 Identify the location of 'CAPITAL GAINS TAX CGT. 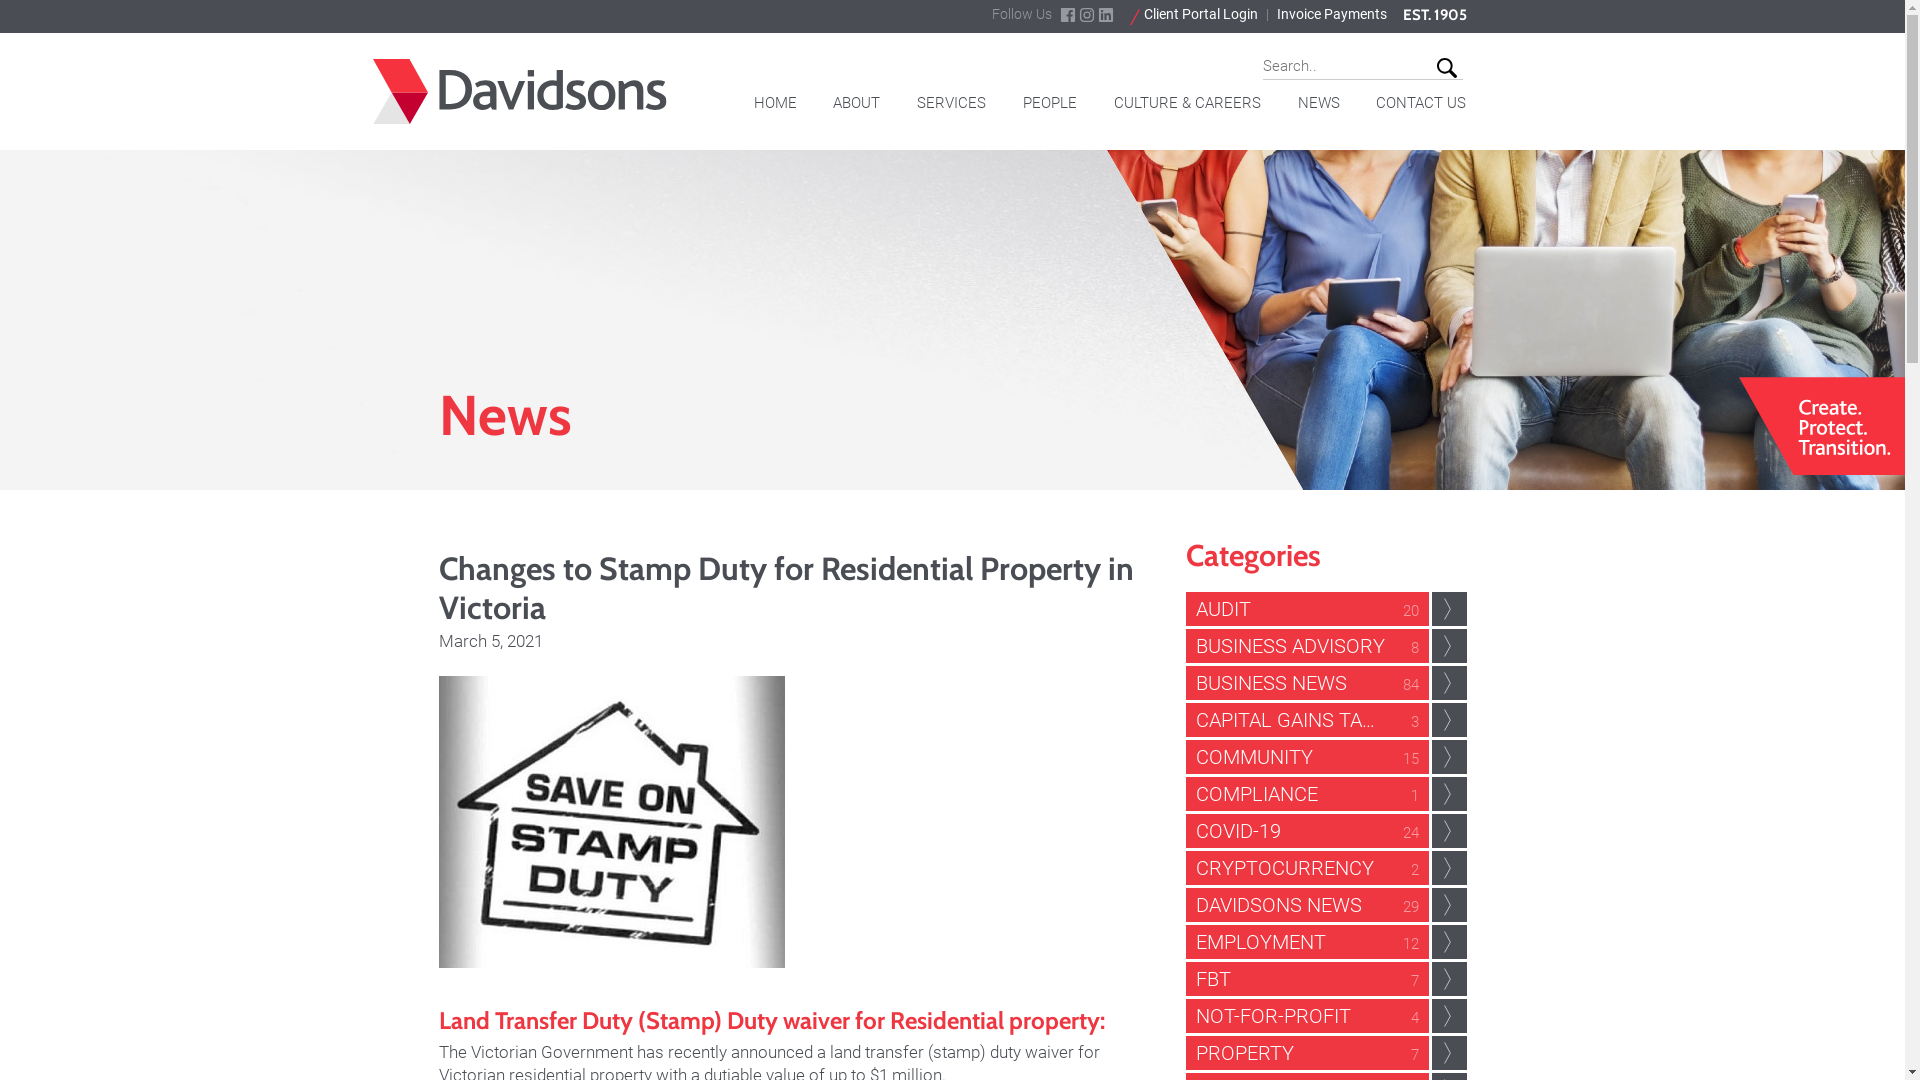
(1325, 720).